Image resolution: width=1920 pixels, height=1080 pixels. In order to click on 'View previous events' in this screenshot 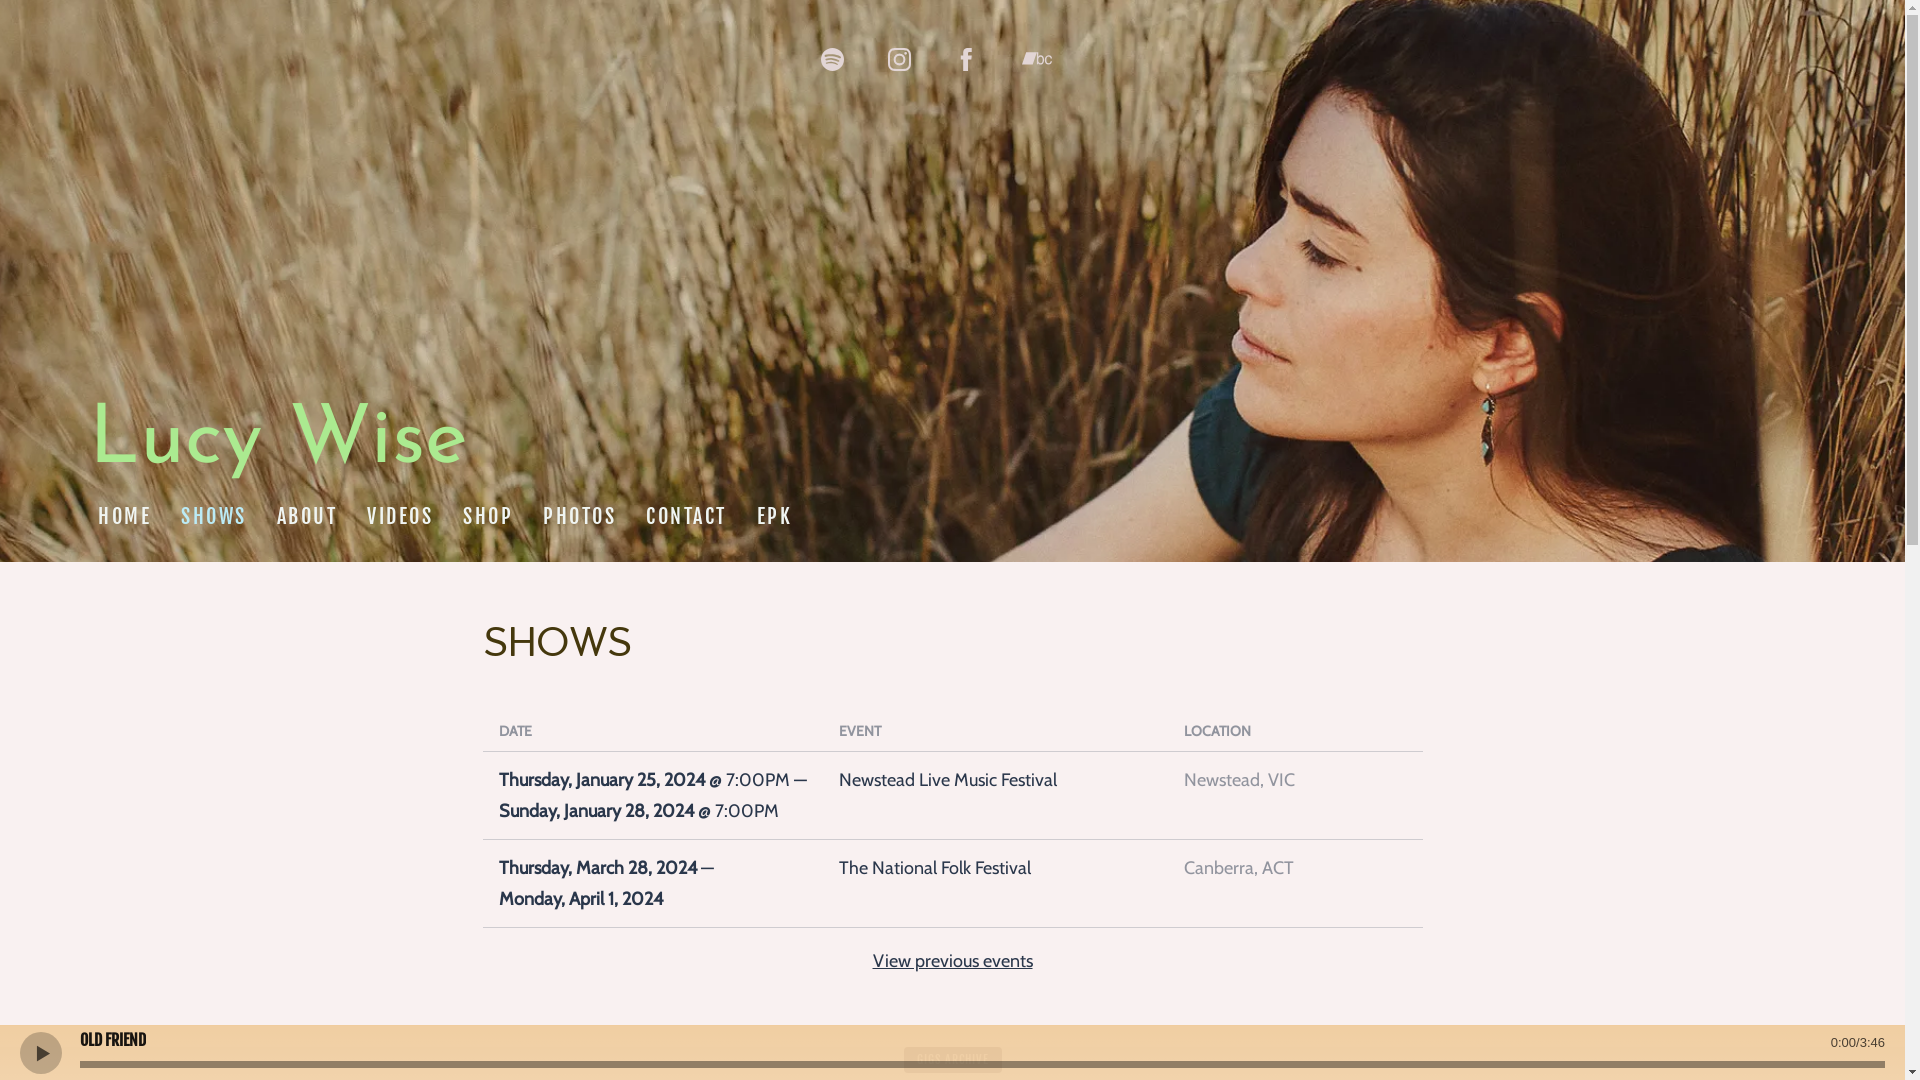, I will do `click(872, 959)`.